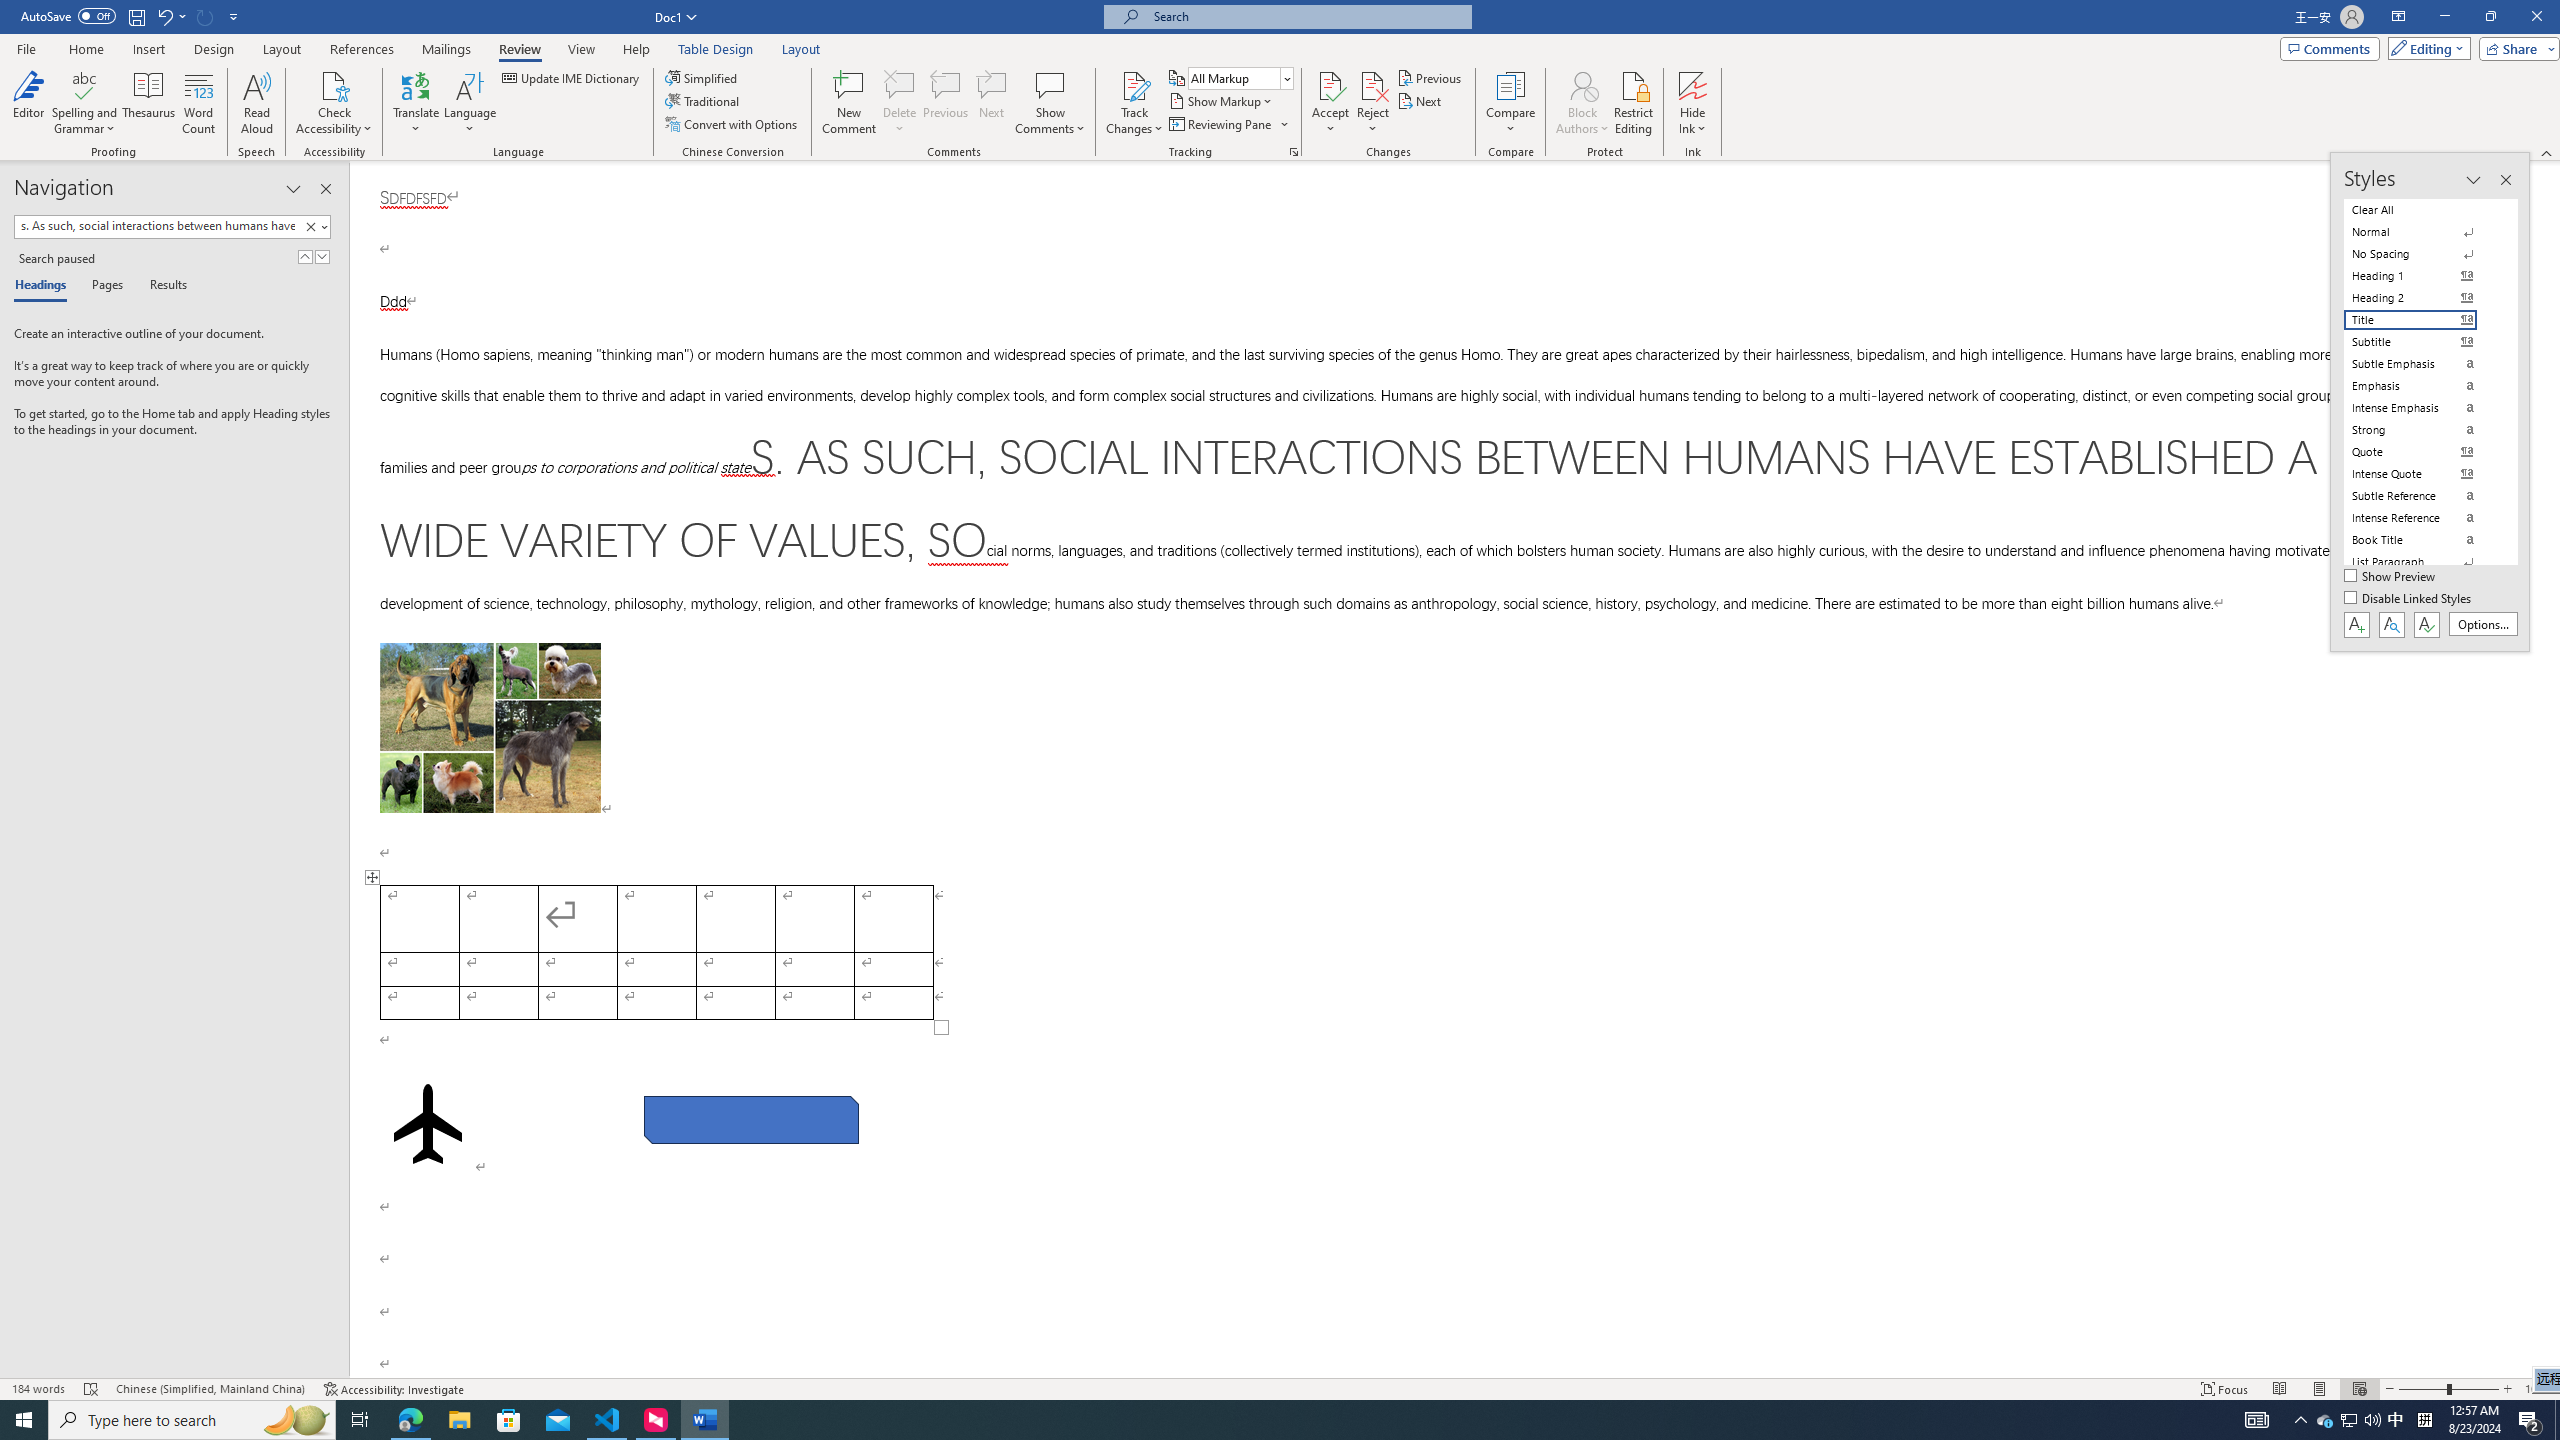 The image size is (2560, 1440). I want to click on 'Reviewing Pane', so click(1220, 122).